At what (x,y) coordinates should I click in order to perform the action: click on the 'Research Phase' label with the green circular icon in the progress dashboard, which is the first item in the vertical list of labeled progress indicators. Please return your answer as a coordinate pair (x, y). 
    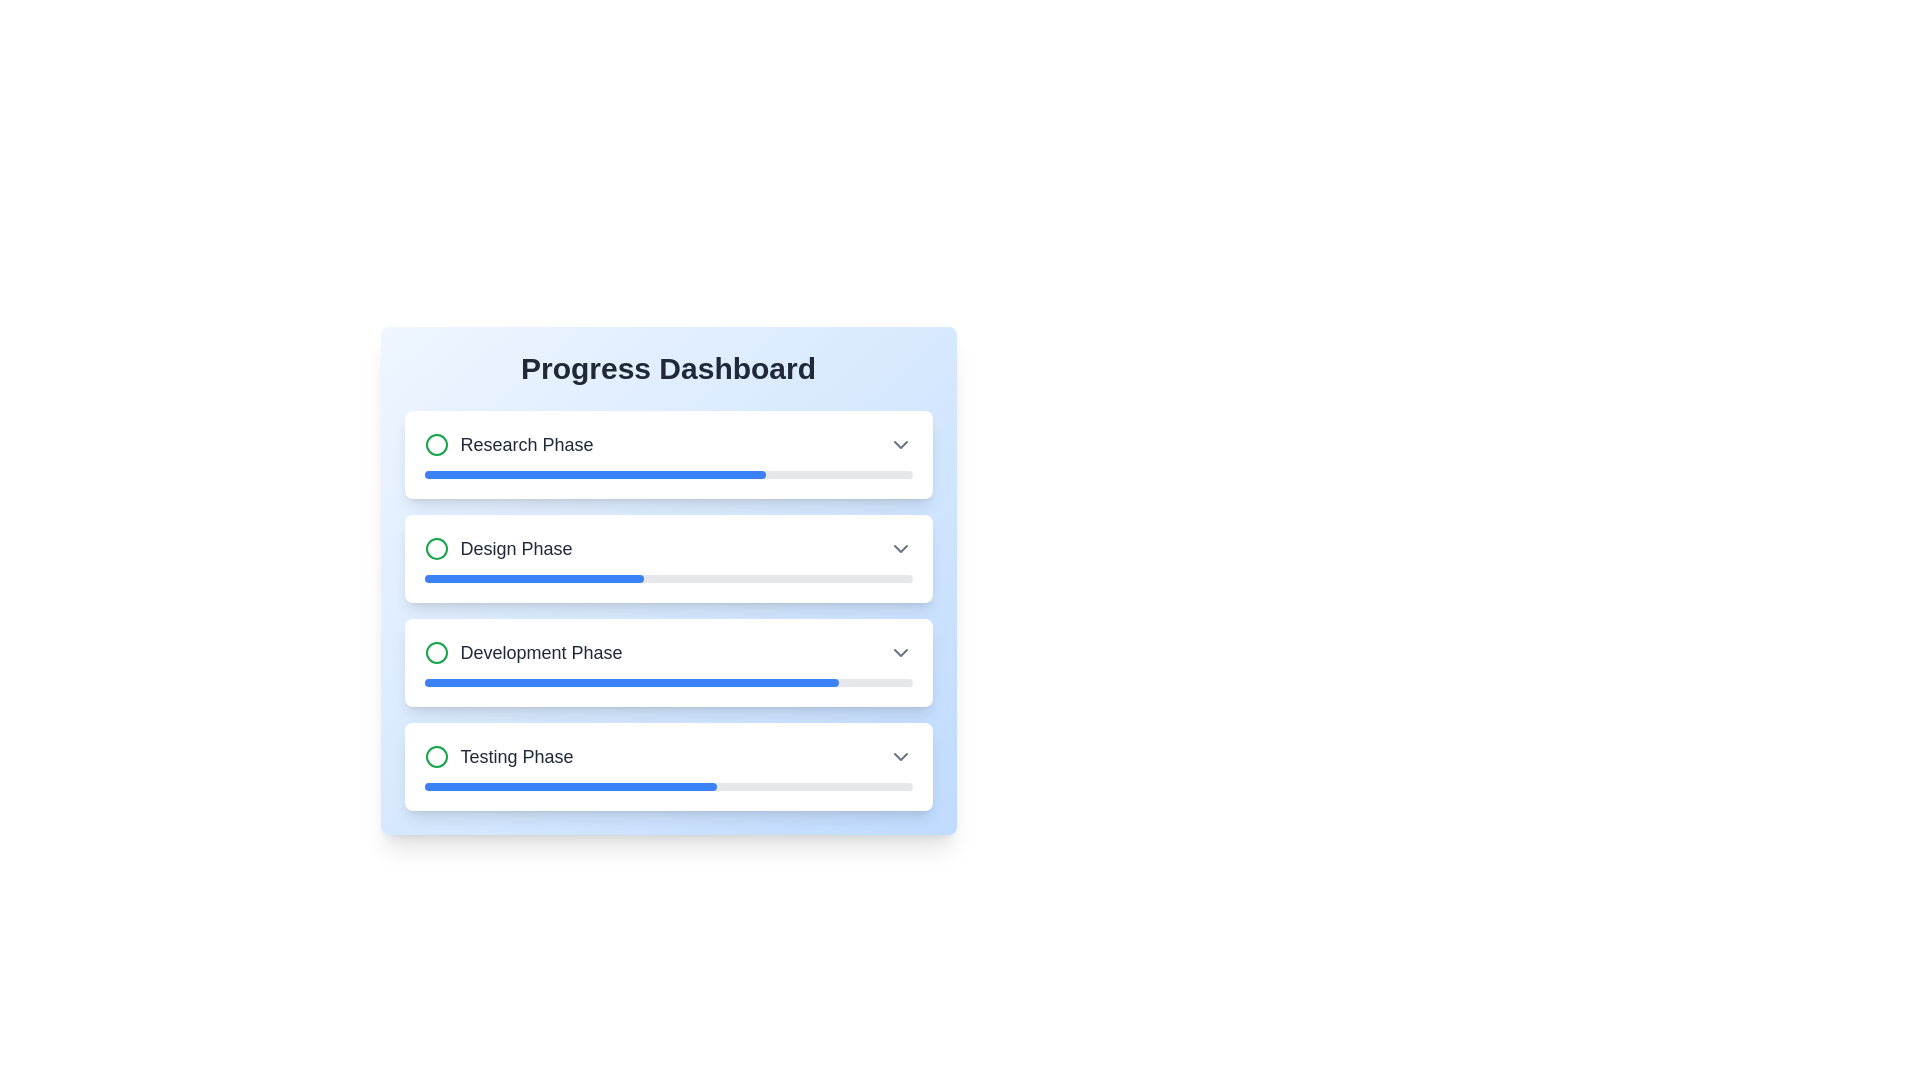
    Looking at the image, I should click on (508, 443).